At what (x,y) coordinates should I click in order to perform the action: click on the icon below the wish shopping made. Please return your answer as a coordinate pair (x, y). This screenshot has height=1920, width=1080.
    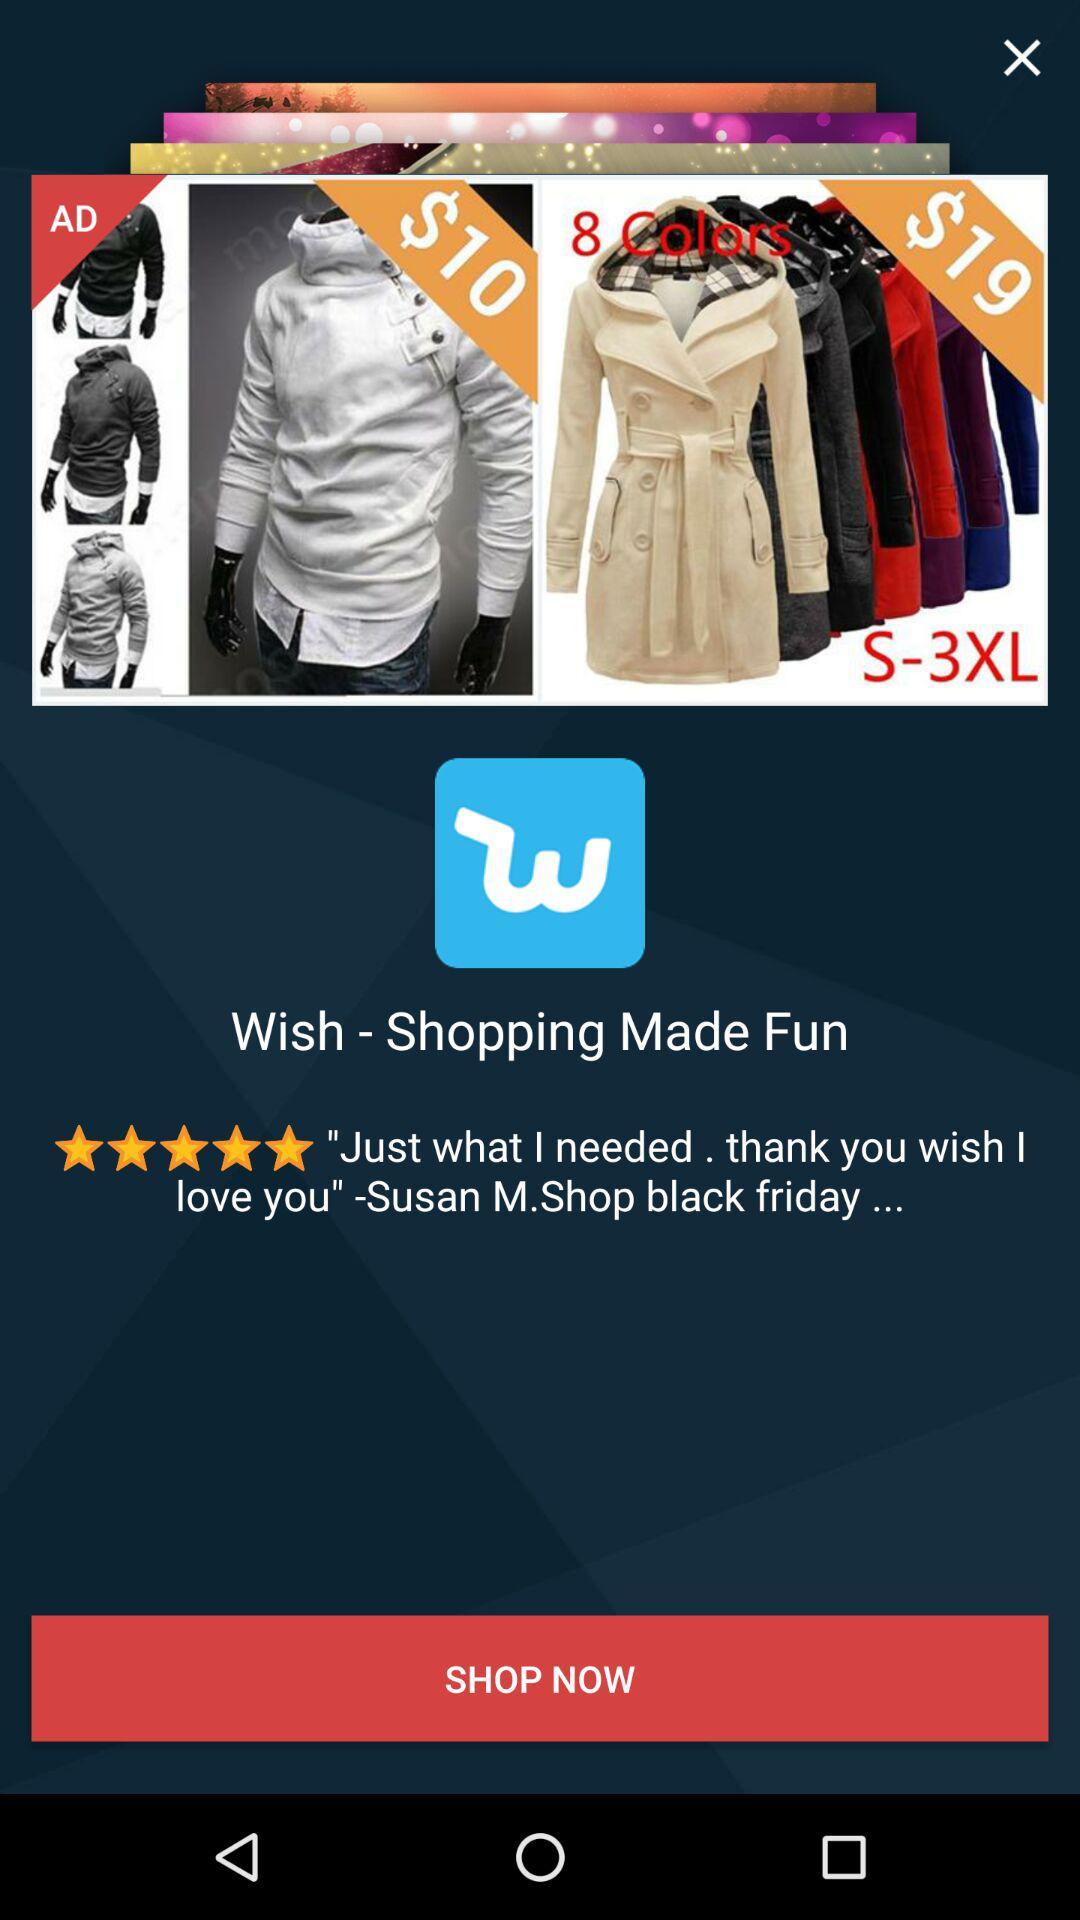
    Looking at the image, I should click on (540, 1170).